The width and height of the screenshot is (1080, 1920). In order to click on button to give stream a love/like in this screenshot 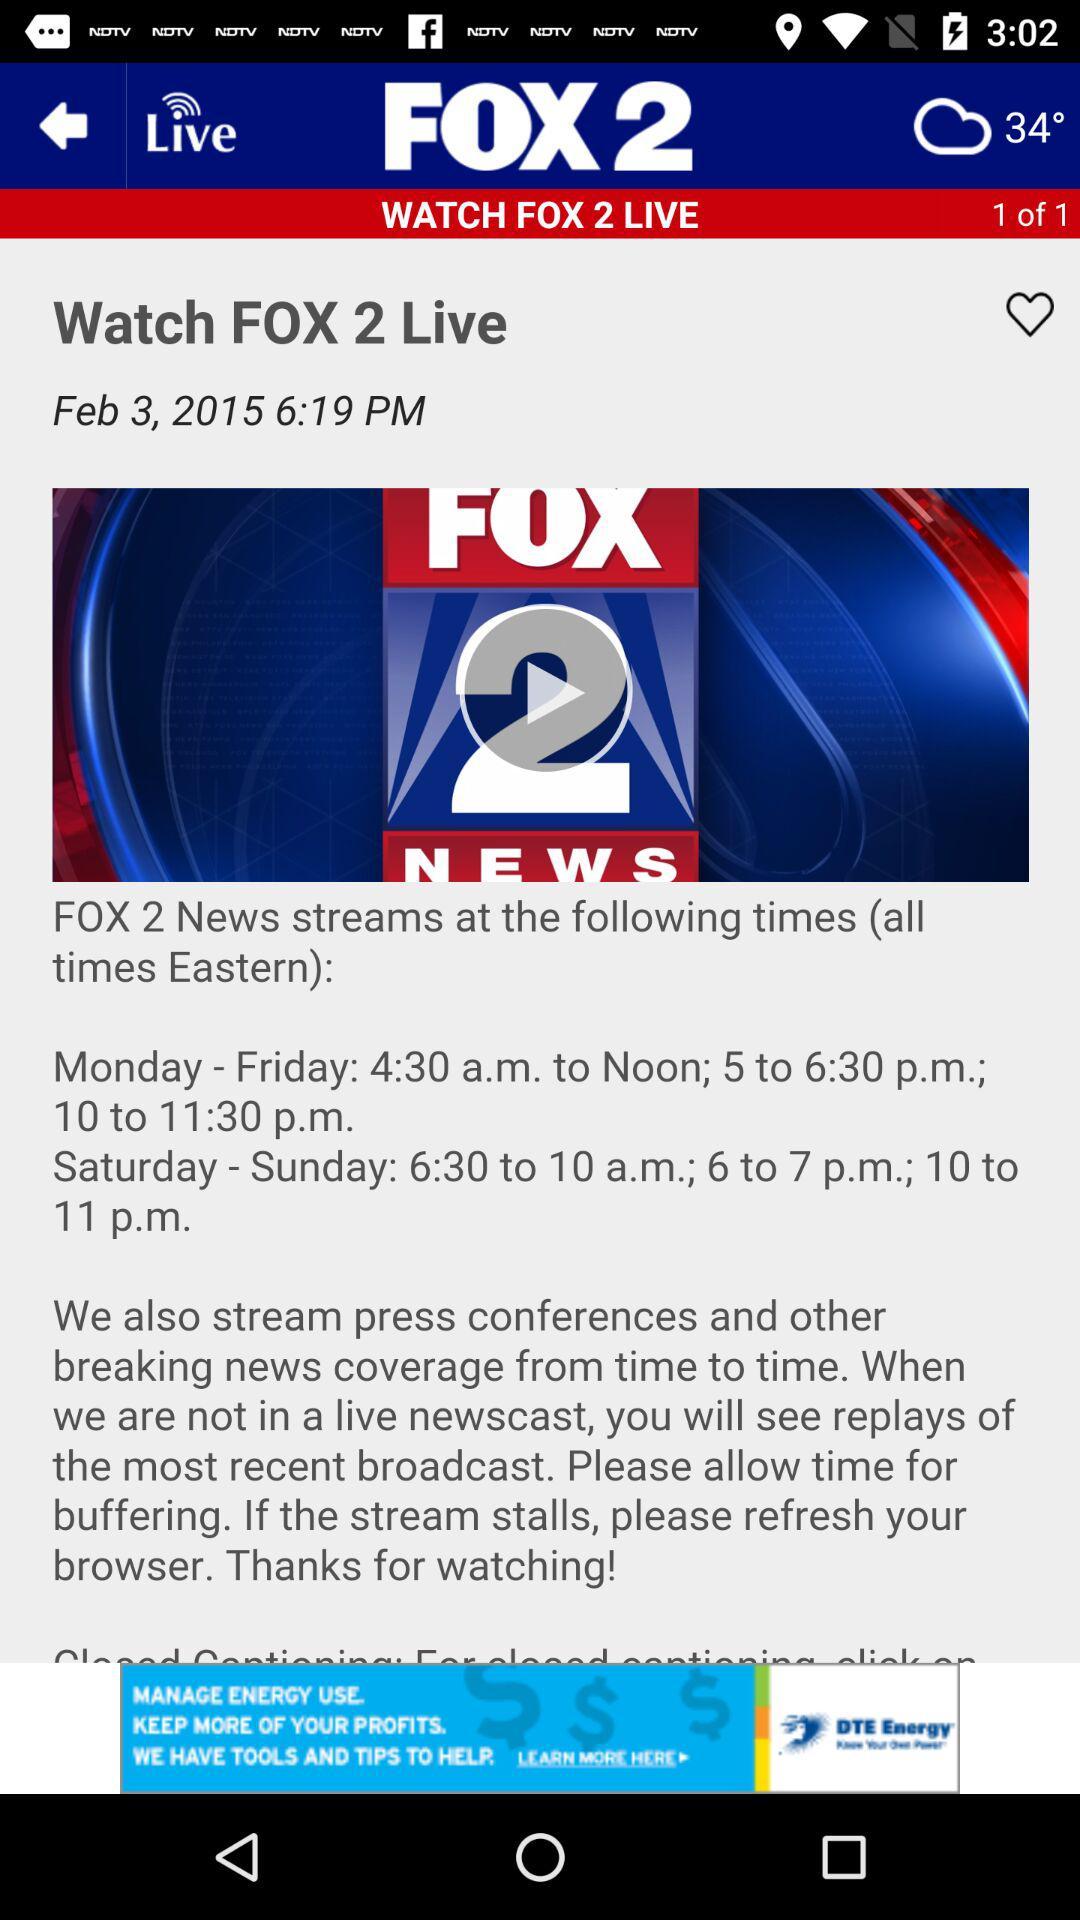, I will do `click(1017, 313)`.